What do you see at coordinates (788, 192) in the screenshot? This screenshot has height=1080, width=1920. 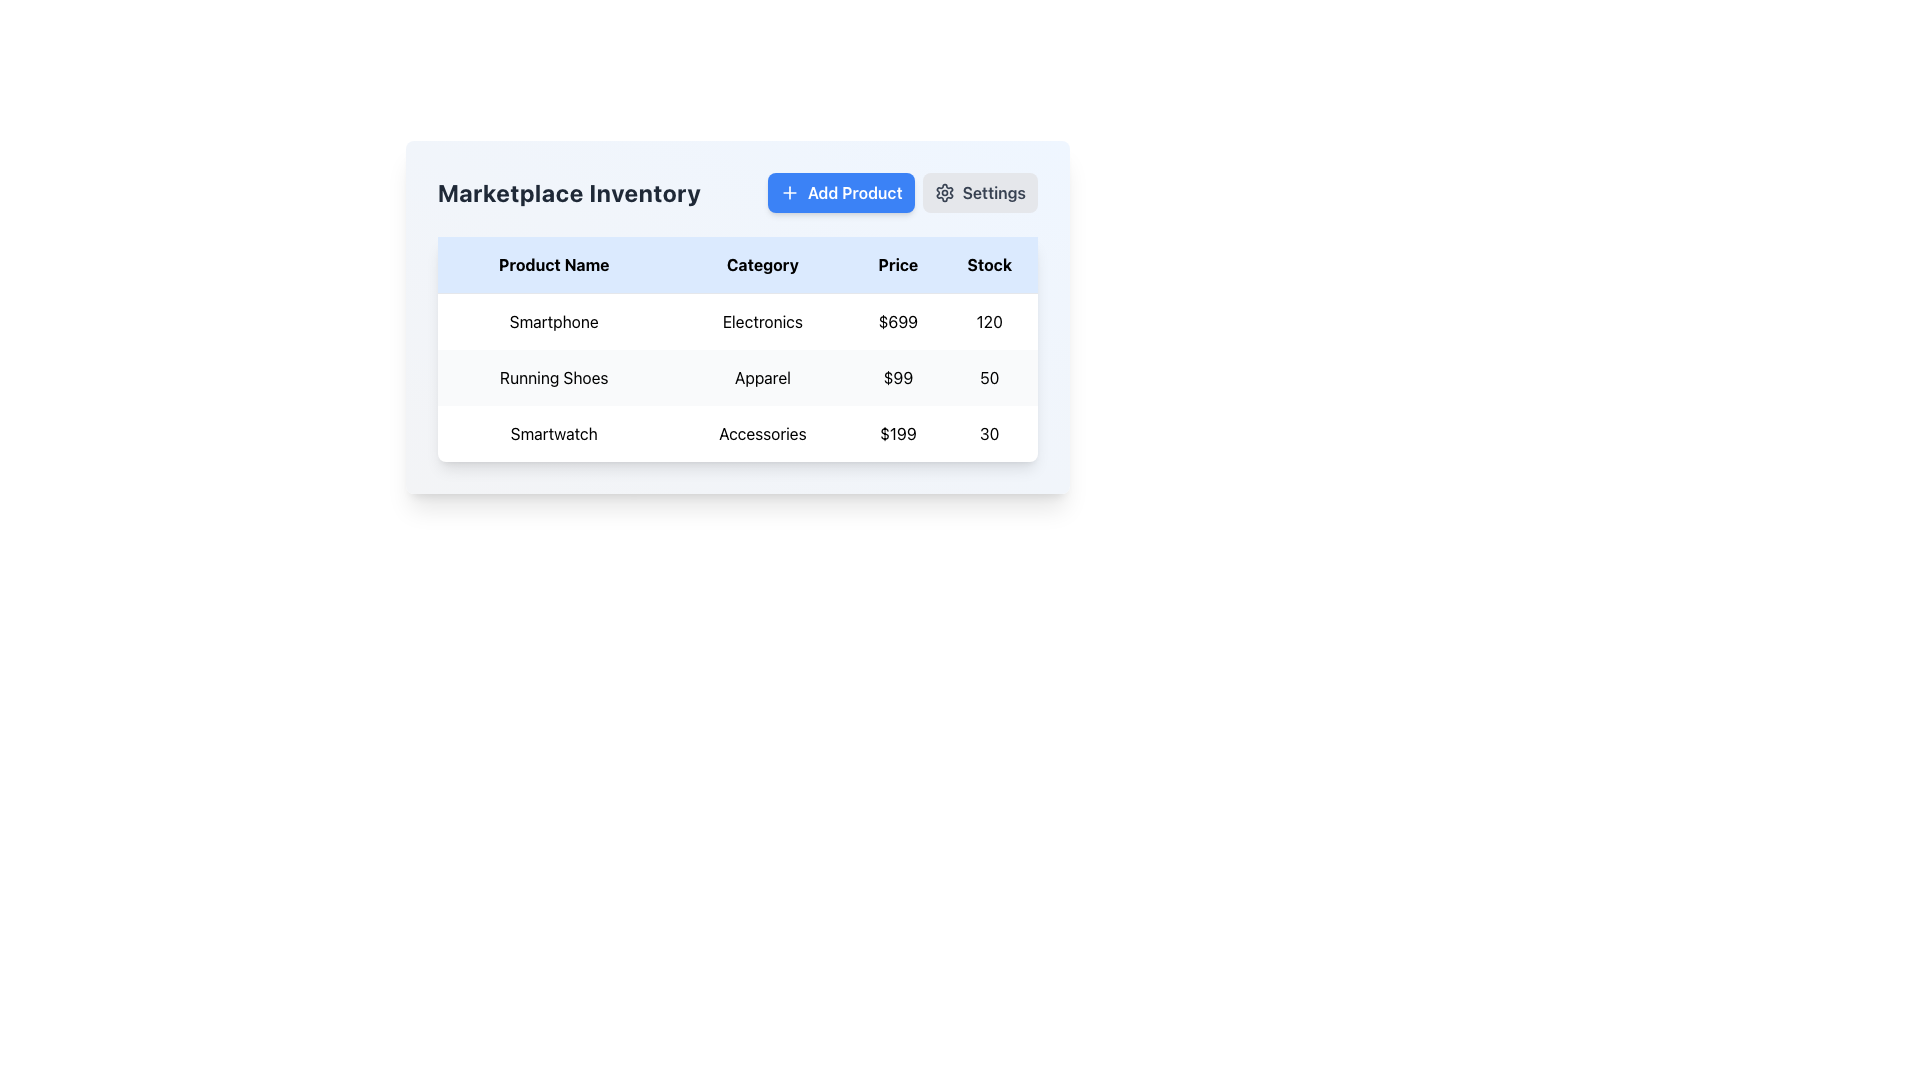 I see `the blue 'Add Product' button, which is located to the right of the plus sign icon in the toolbar above the product table` at bounding box center [788, 192].